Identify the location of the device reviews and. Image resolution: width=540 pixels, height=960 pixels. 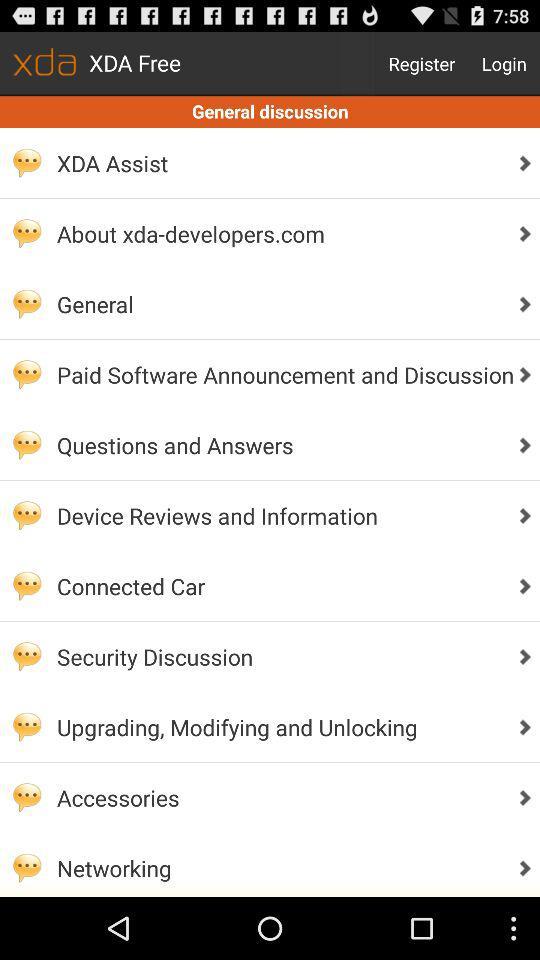
(279, 514).